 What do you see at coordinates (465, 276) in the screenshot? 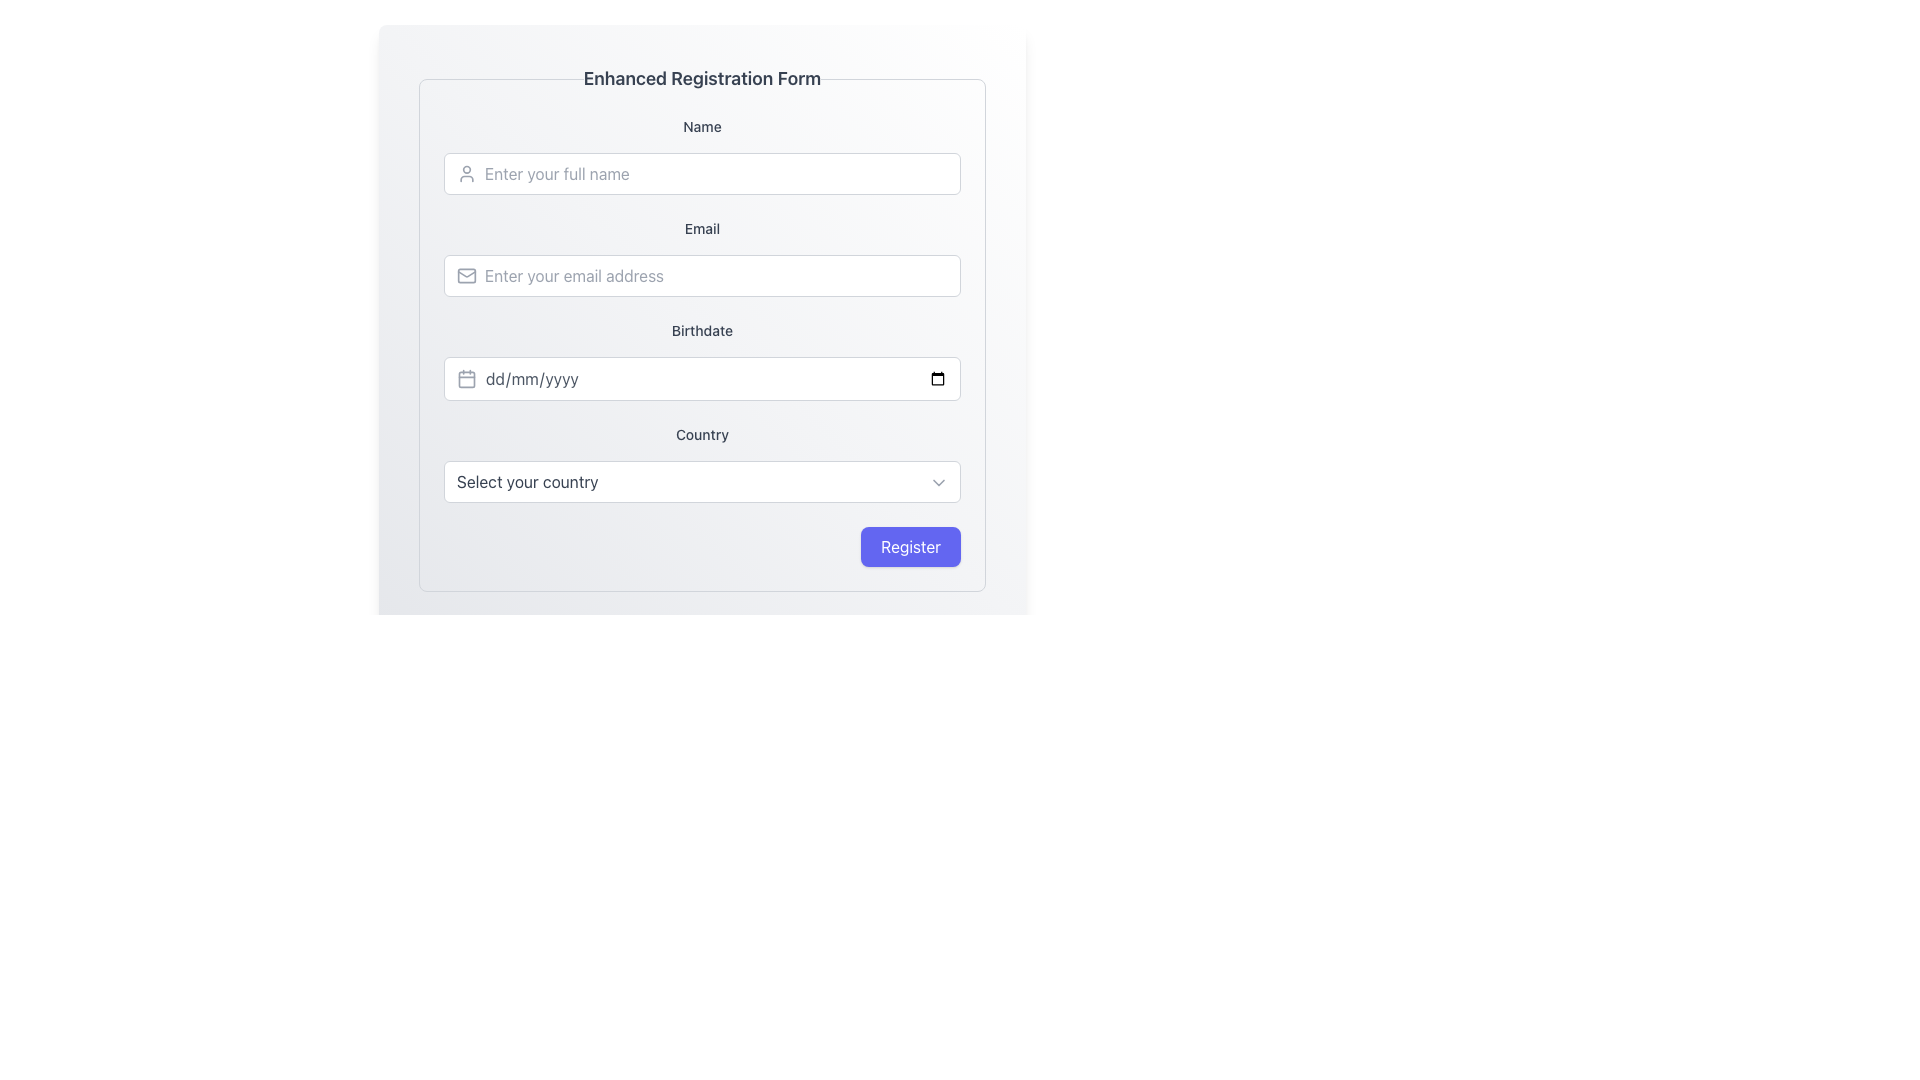
I see `the email input field icon located in the 'Email' section of the form, which serves as a visual cue for the email address input` at bounding box center [465, 276].